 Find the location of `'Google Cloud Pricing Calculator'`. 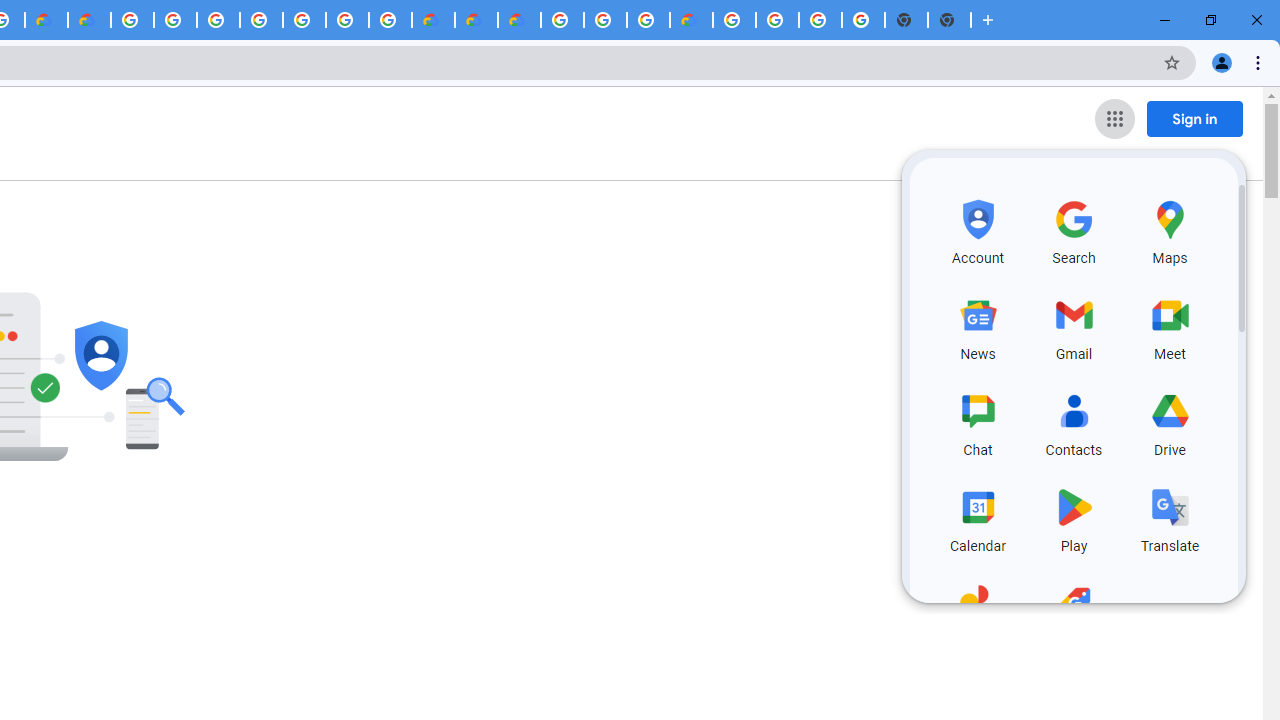

'Google Cloud Pricing Calculator' is located at coordinates (475, 20).